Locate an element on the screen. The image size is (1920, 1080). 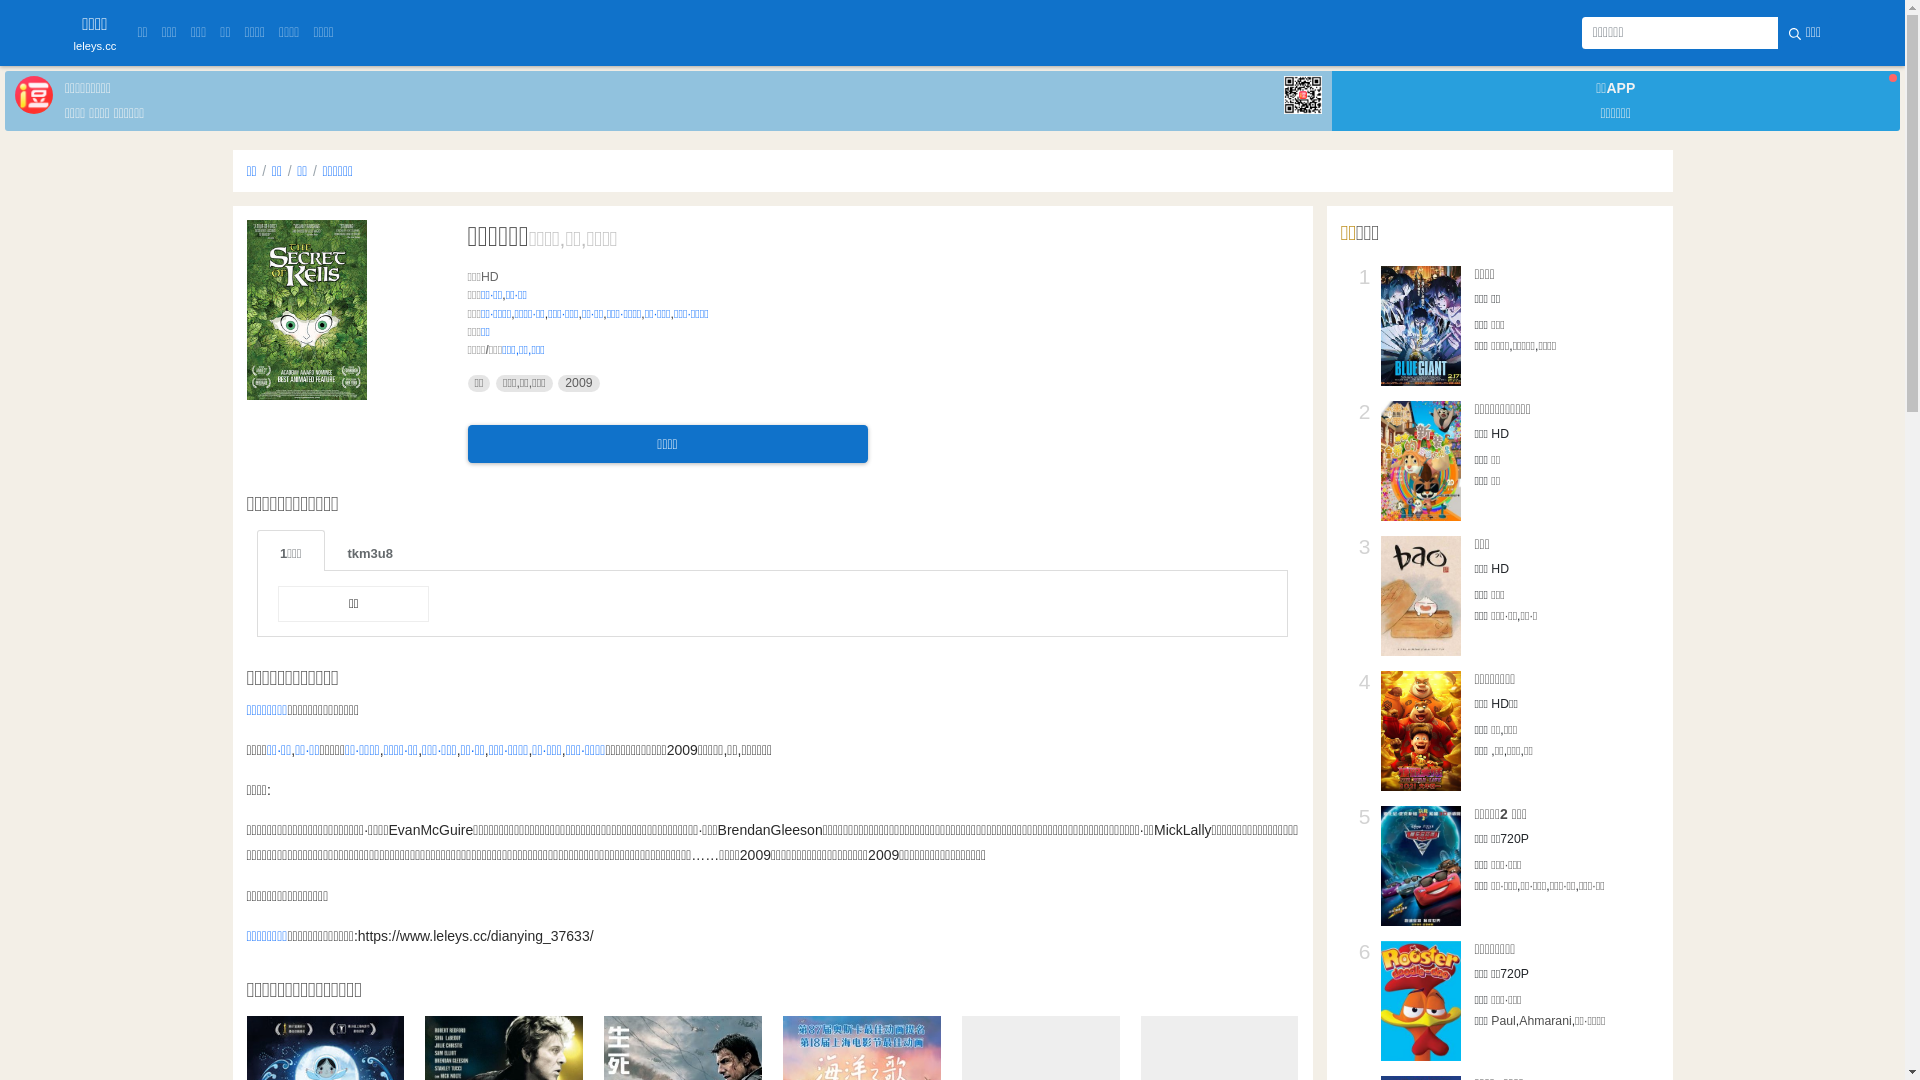
'Paul' is located at coordinates (1503, 1021).